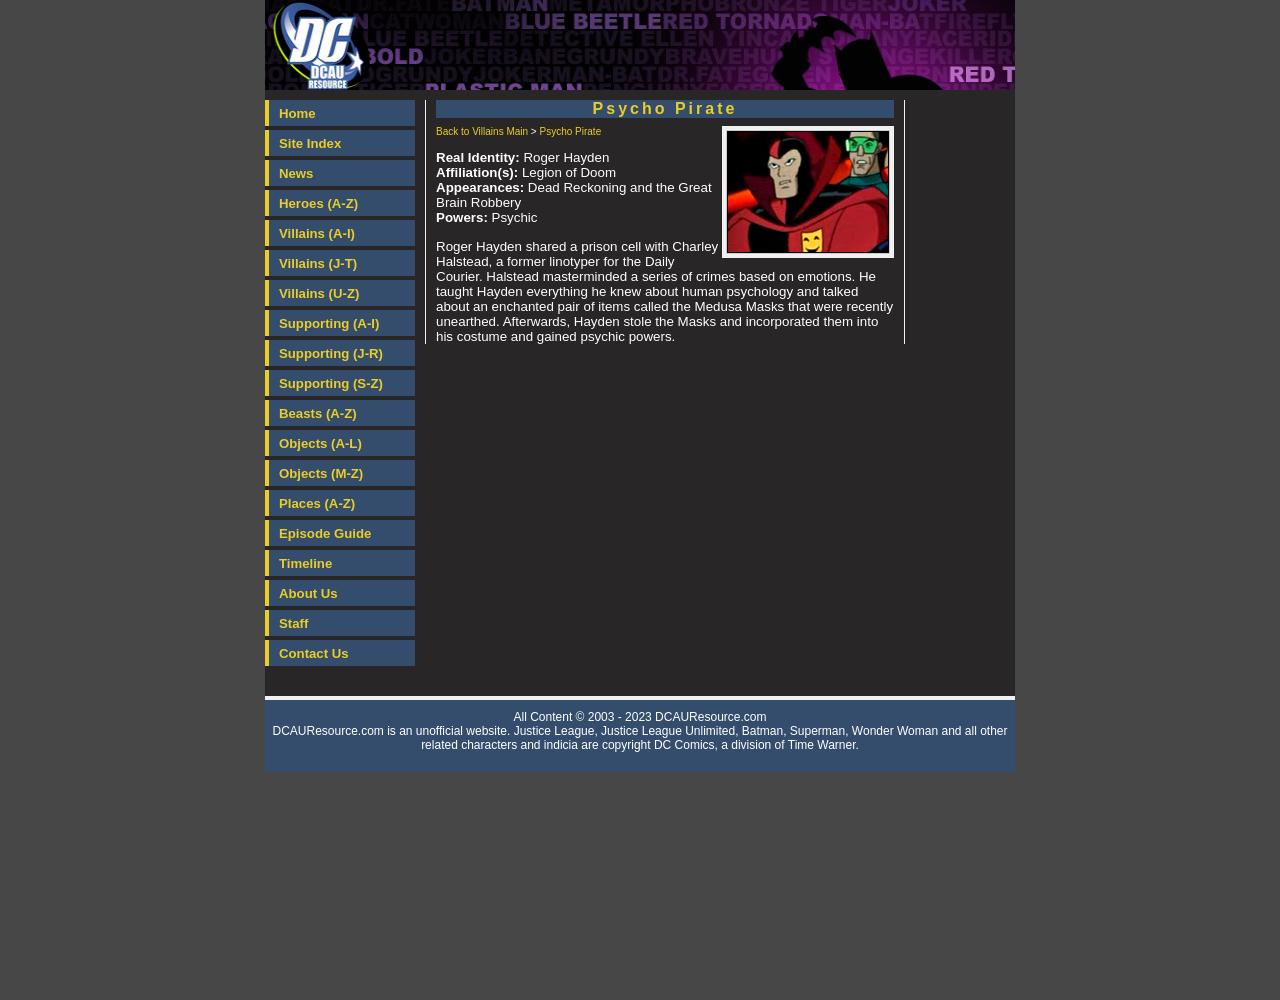 The image size is (1280, 1000). What do you see at coordinates (278, 592) in the screenshot?
I see `'About Us'` at bounding box center [278, 592].